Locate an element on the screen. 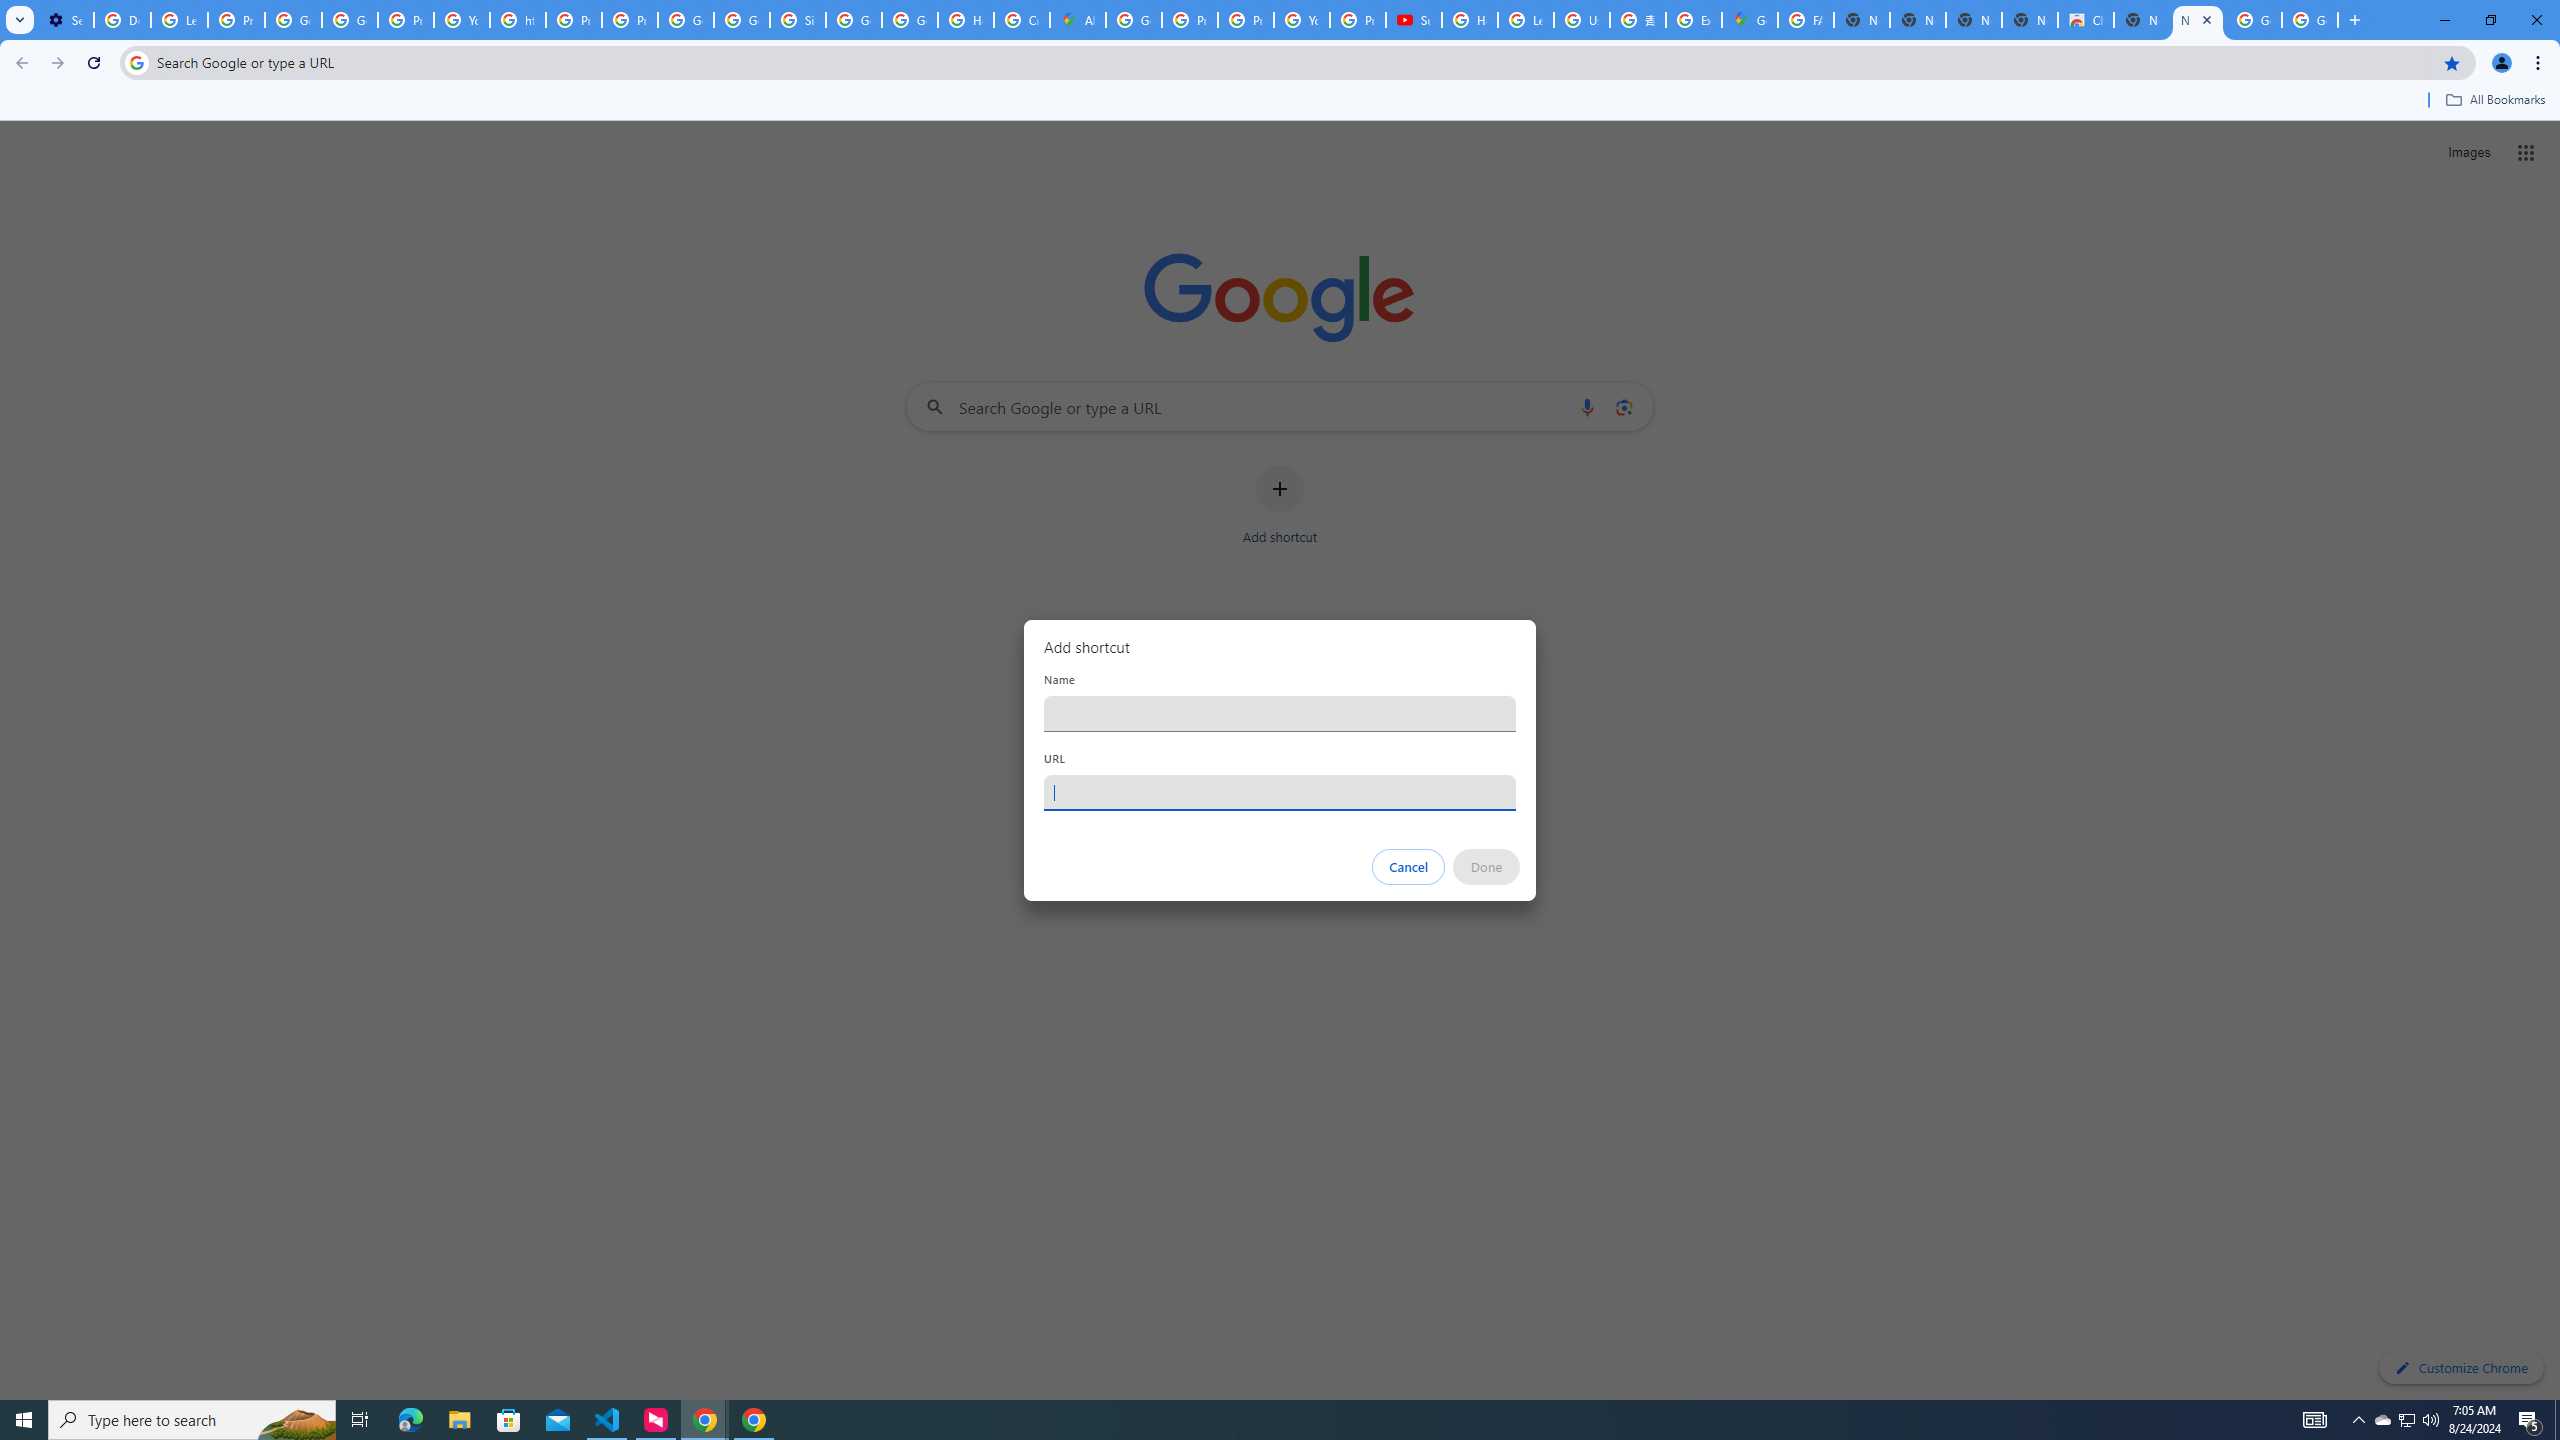 This screenshot has width=2560, height=1440. 'Google Images' is located at coordinates (2254, 19).